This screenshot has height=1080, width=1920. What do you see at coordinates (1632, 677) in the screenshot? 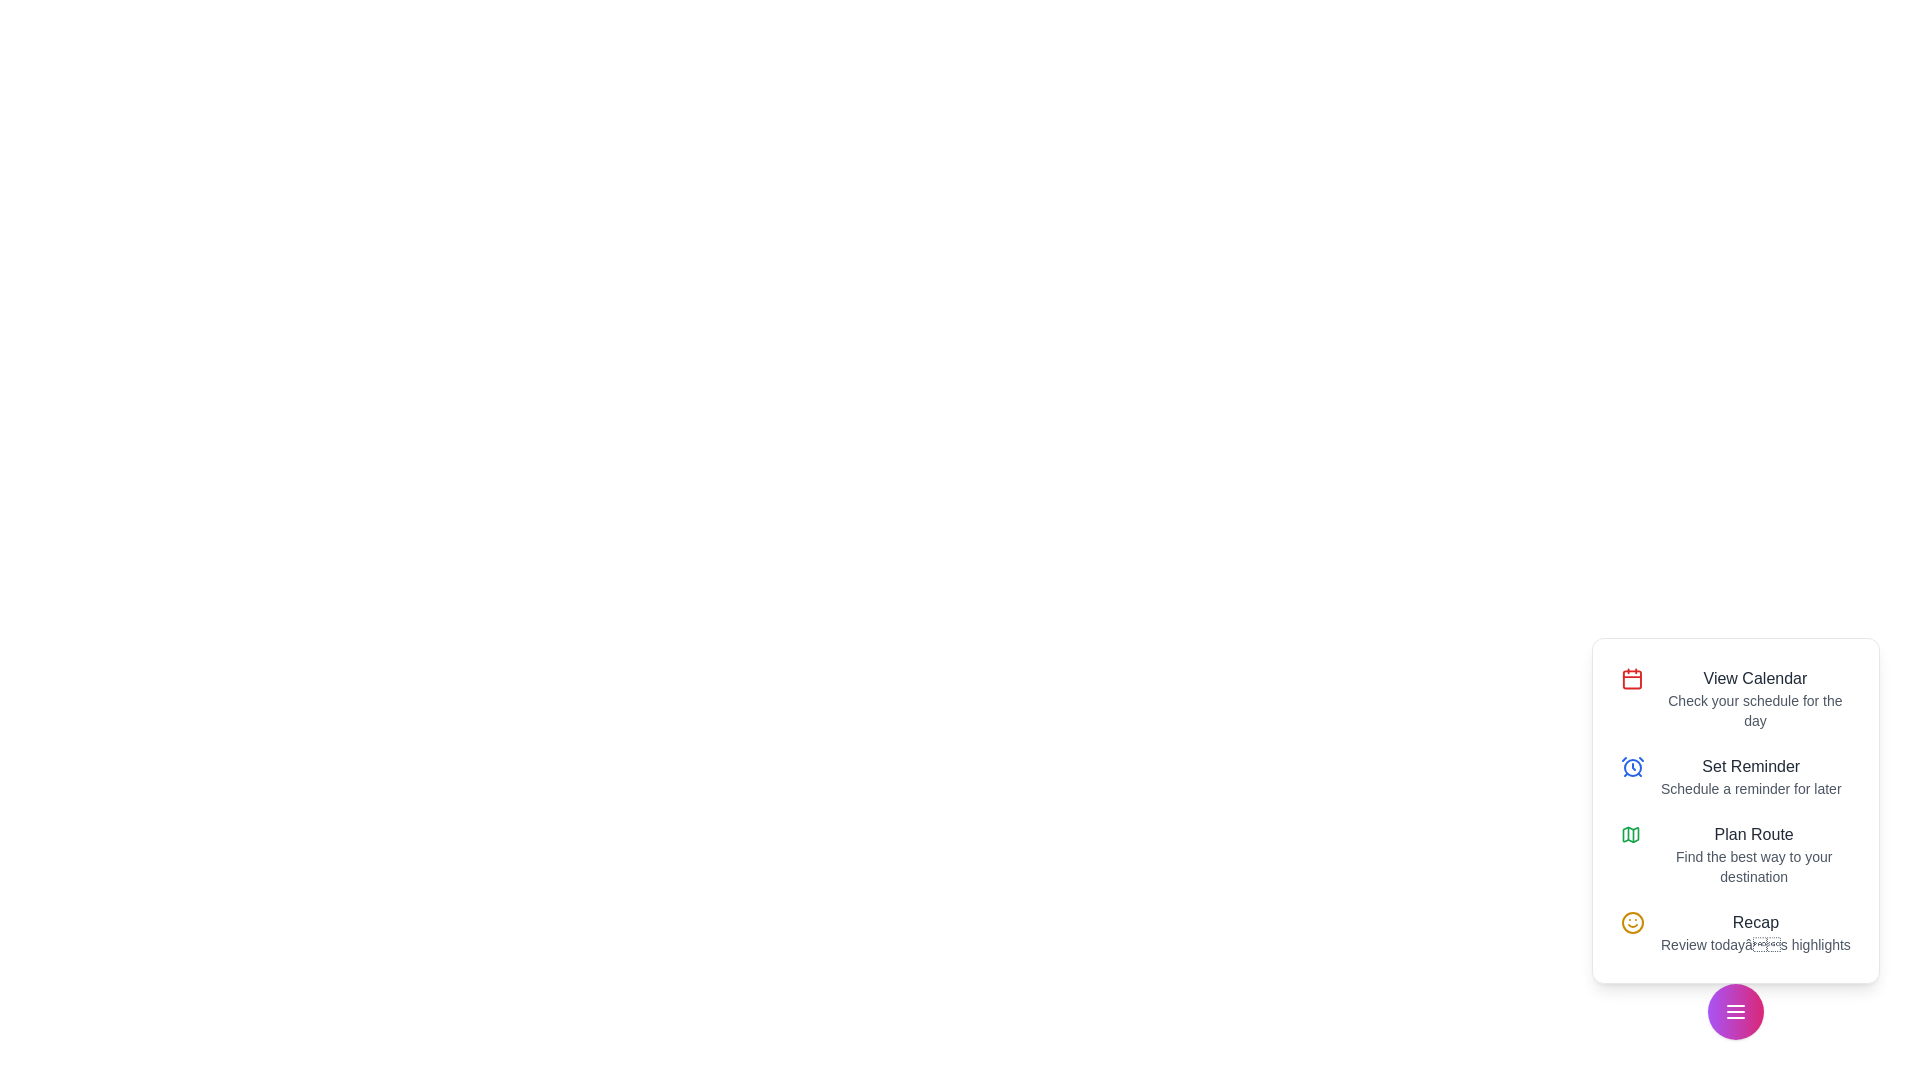
I see `the View Calendar icon to perform the corresponding action` at bounding box center [1632, 677].